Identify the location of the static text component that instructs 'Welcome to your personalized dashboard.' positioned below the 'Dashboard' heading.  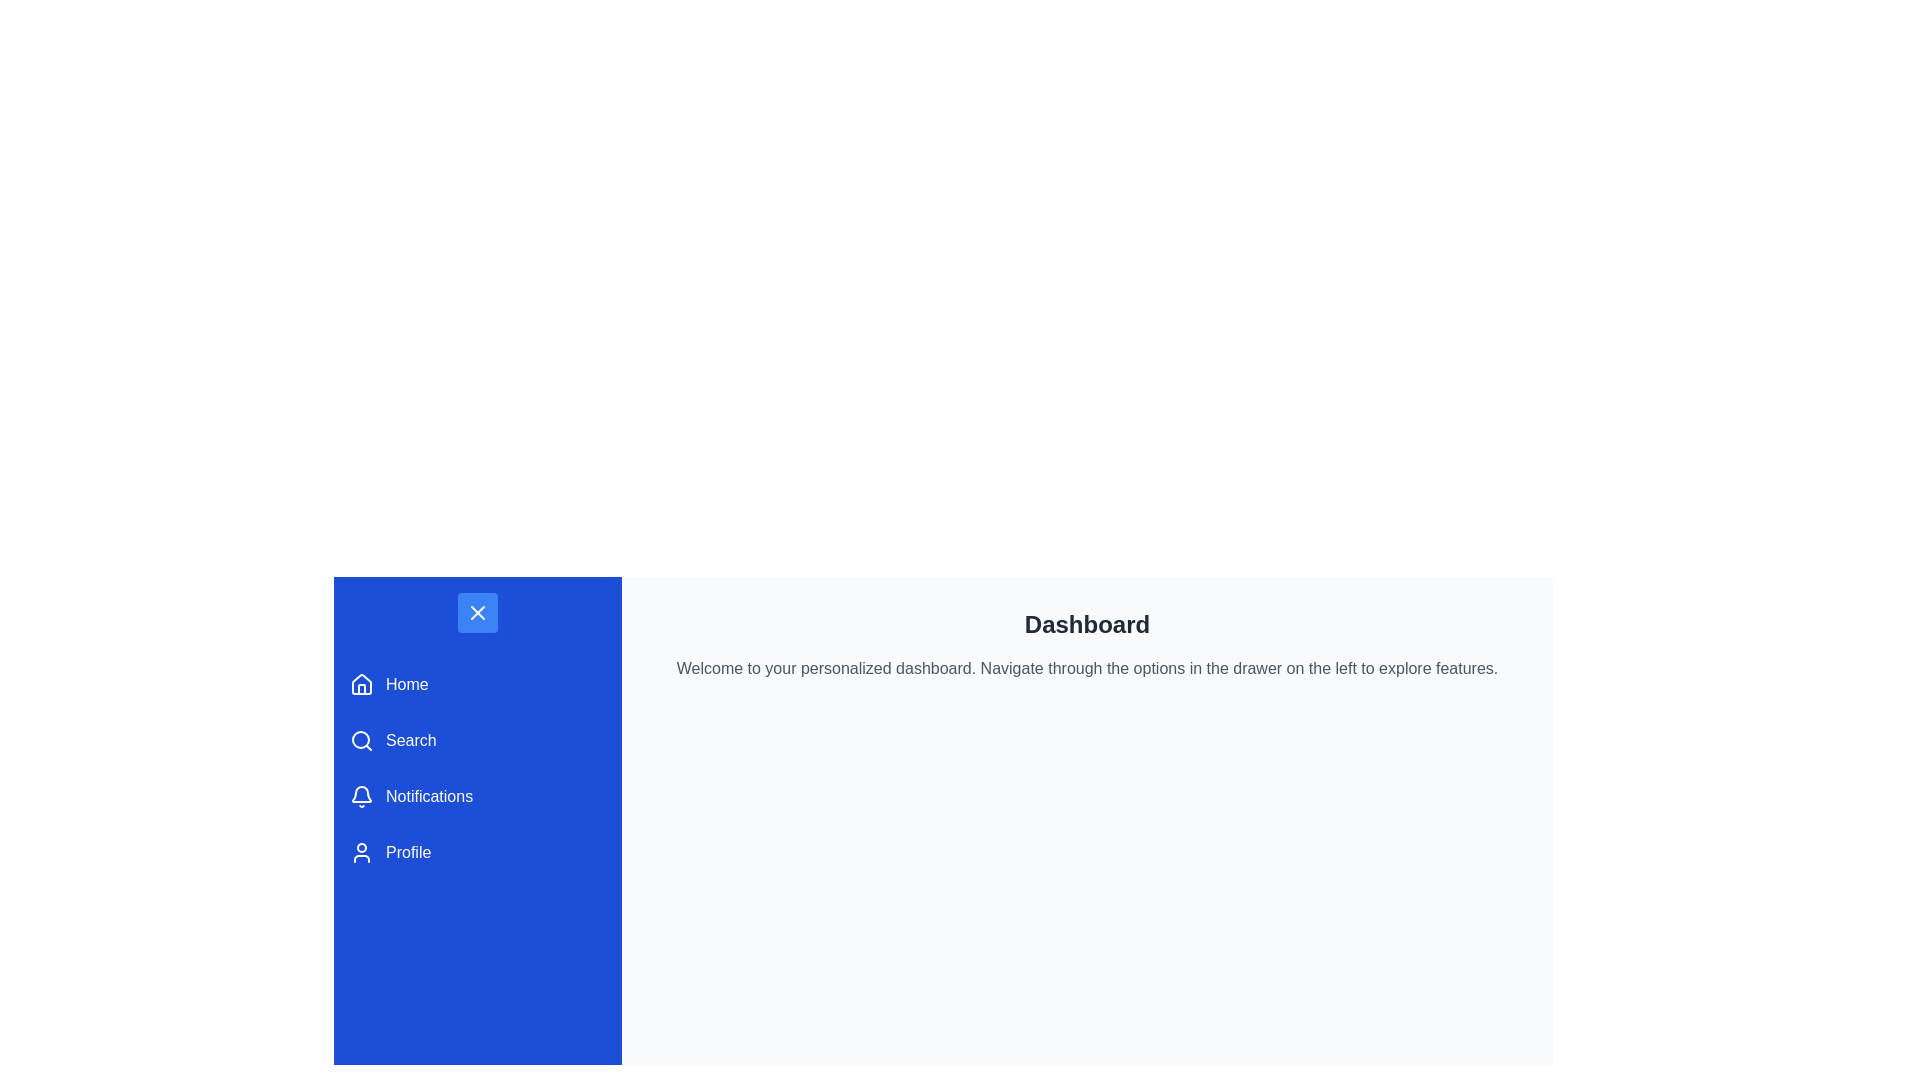
(1086, 668).